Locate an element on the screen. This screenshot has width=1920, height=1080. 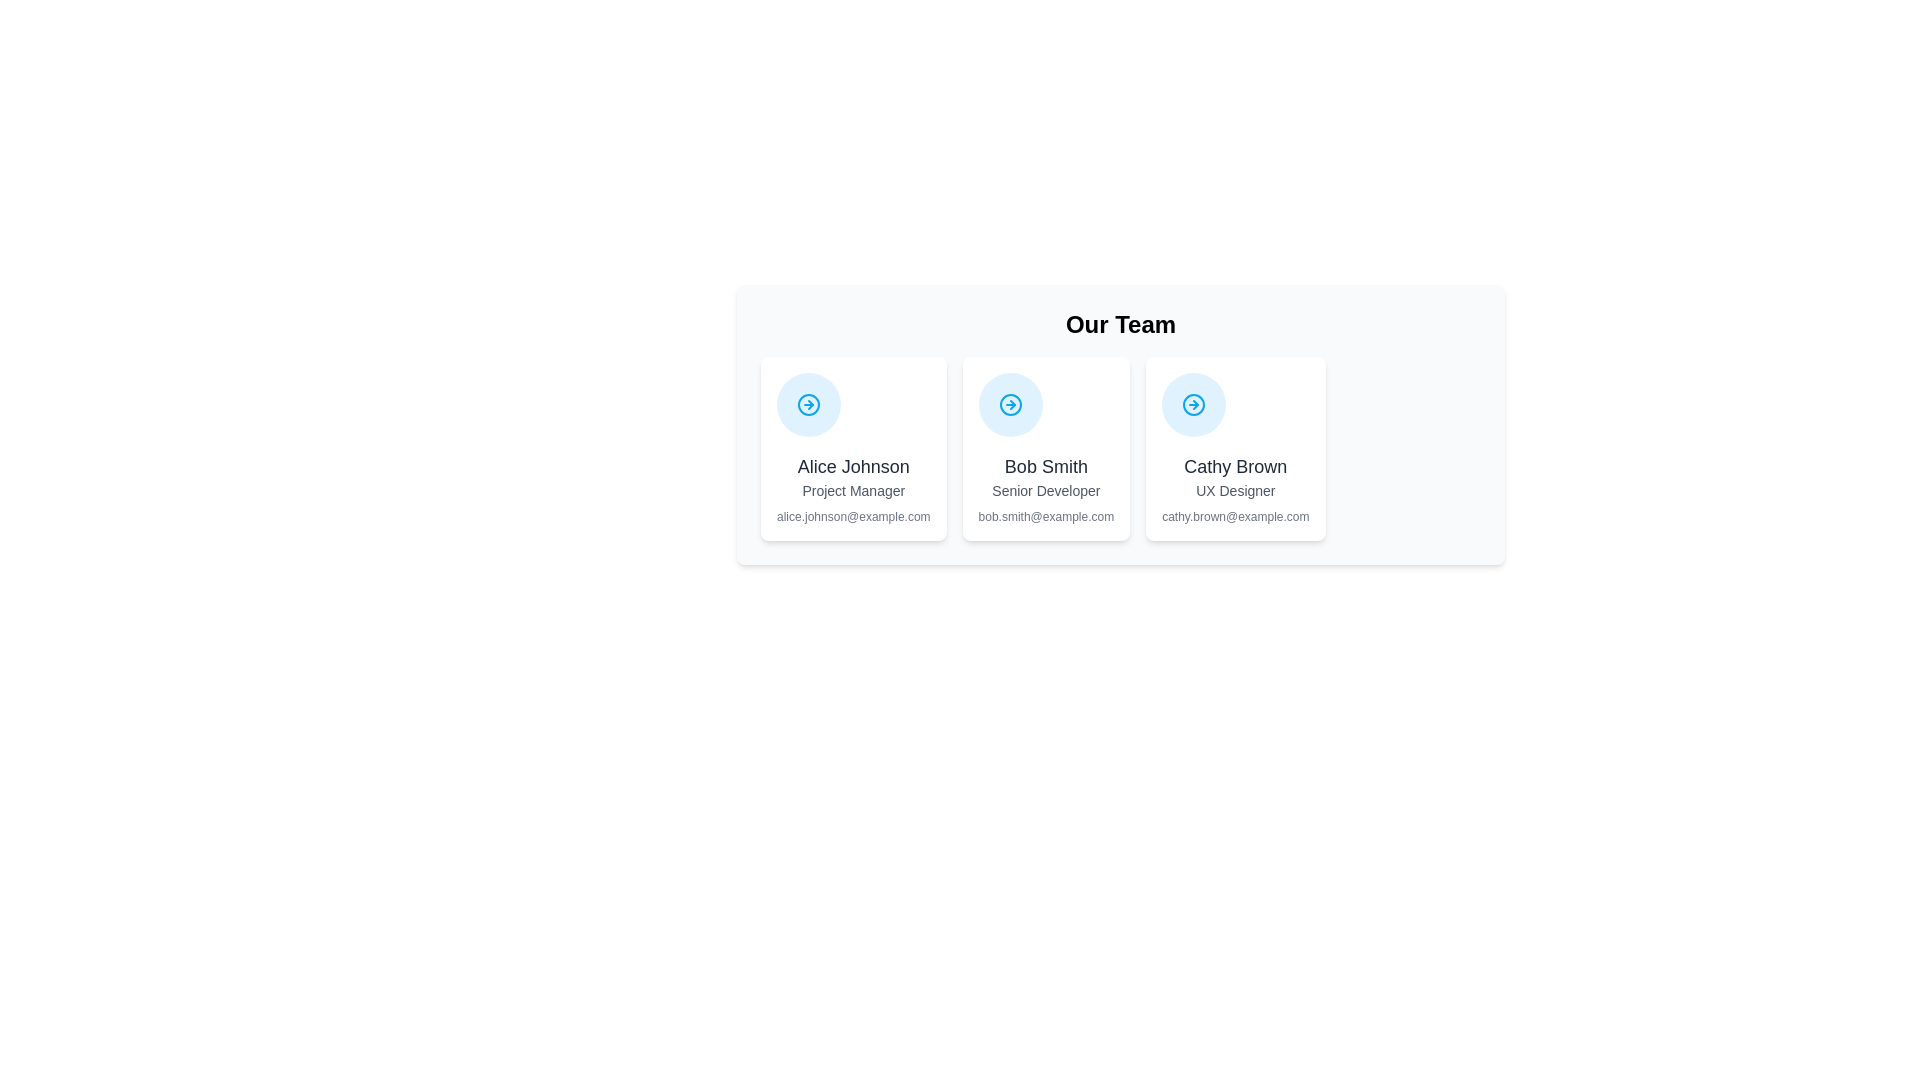
the central icon representing navigation or action related to 'Bob Smith' in the 'Our Team' section of the profile card is located at coordinates (1010, 405).